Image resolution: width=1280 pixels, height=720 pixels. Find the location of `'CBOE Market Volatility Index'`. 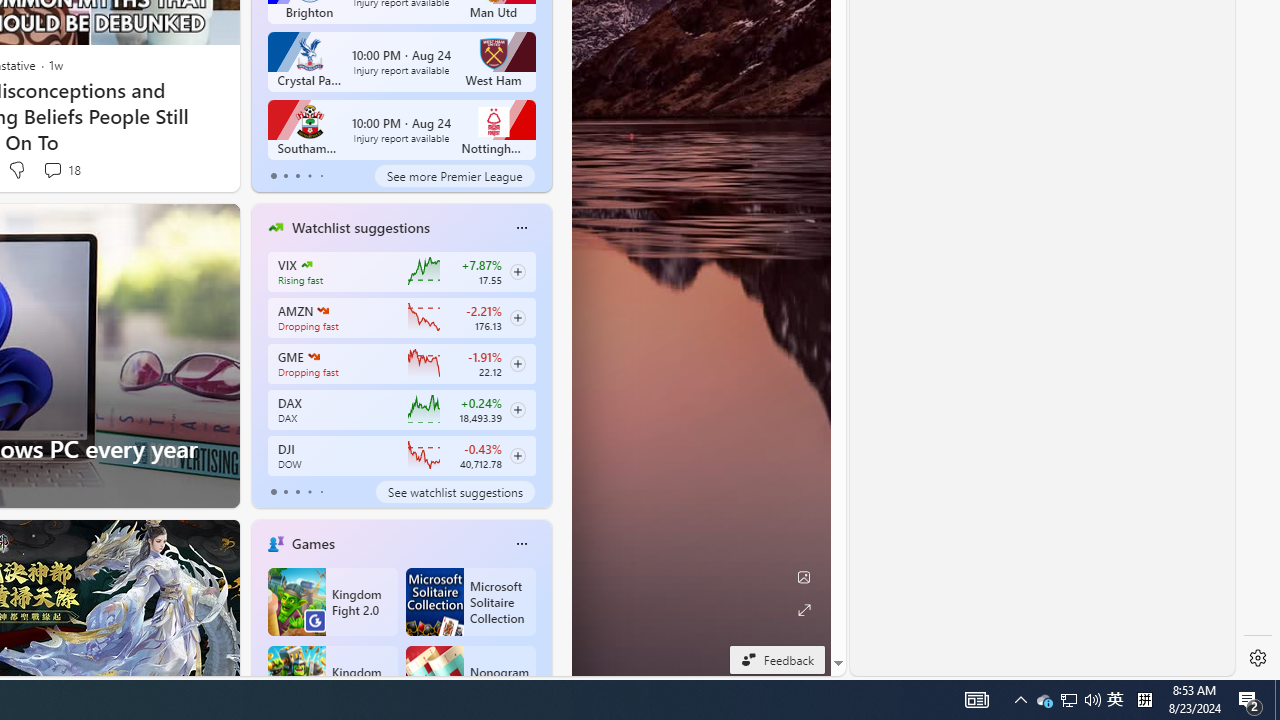

'CBOE Market Volatility Index' is located at coordinates (305, 263).